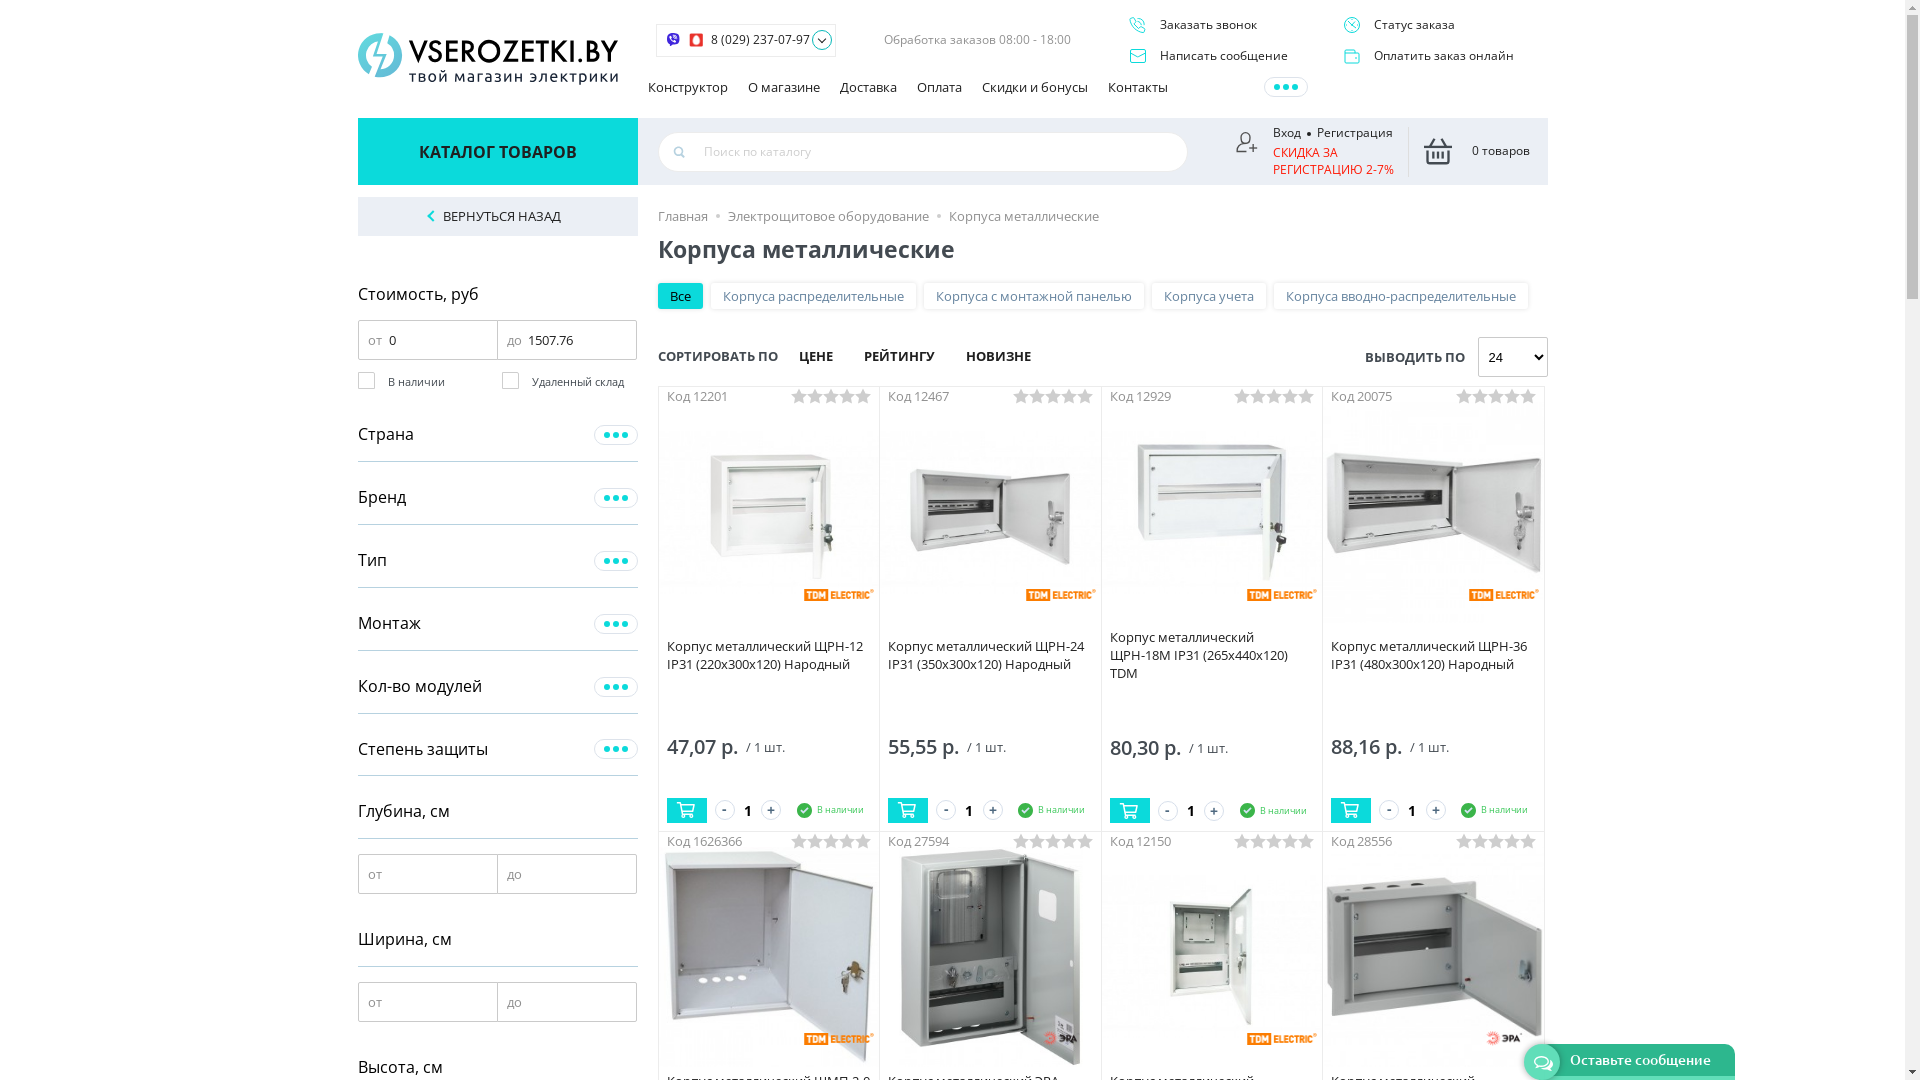 The height and width of the screenshot is (1080, 1920). What do you see at coordinates (760, 810) in the screenshot?
I see `'+'` at bounding box center [760, 810].